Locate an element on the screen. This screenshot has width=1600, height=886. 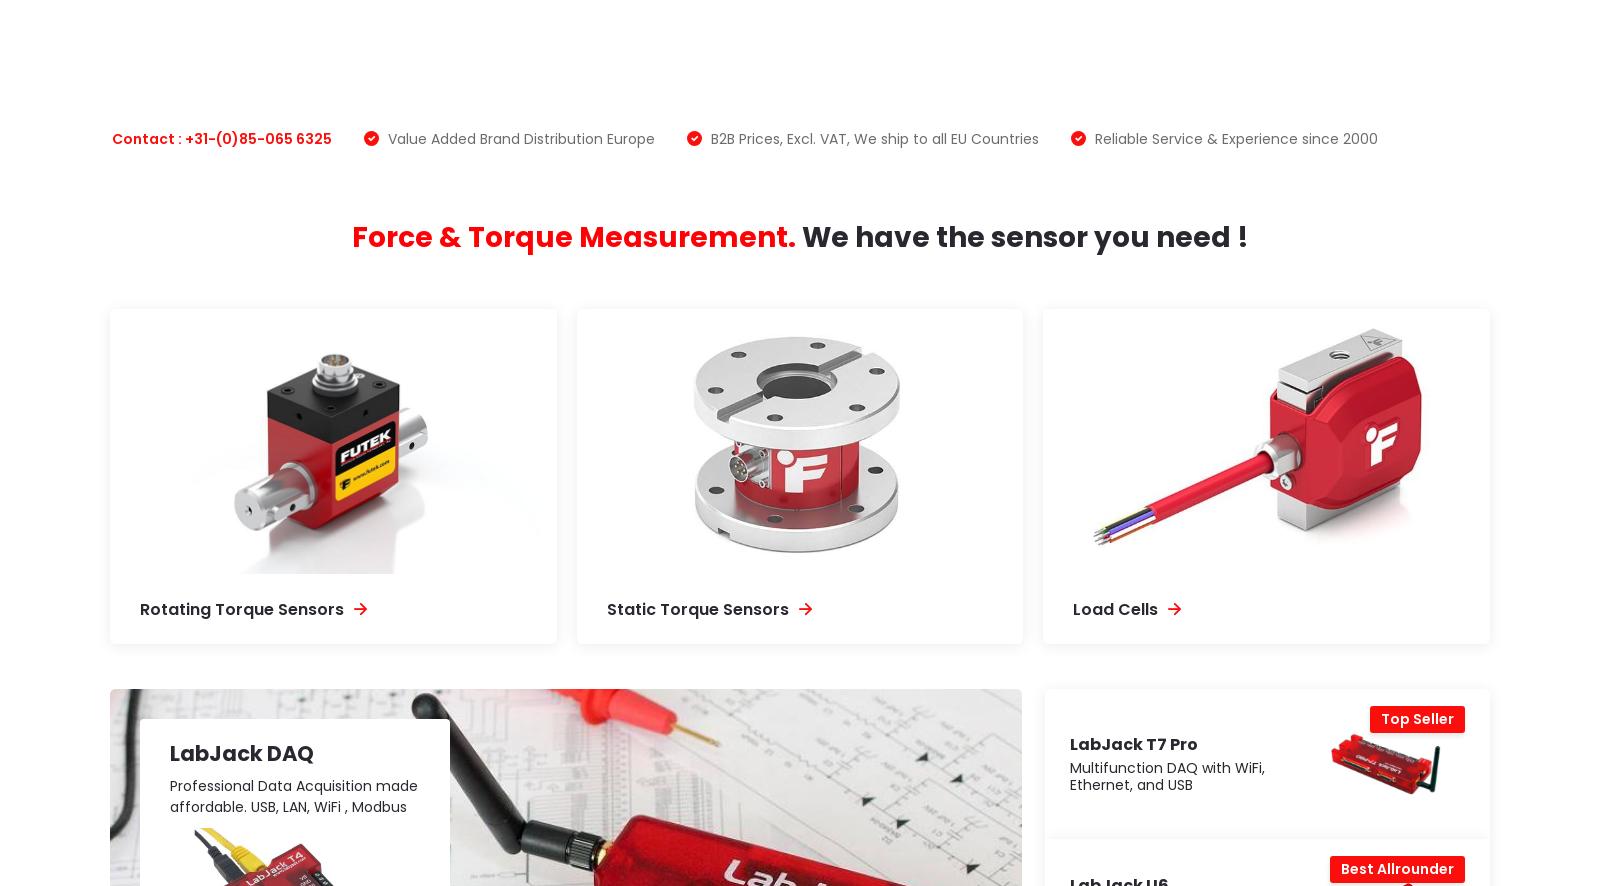
'Wilt u informatie ?' is located at coordinates (343, 735).